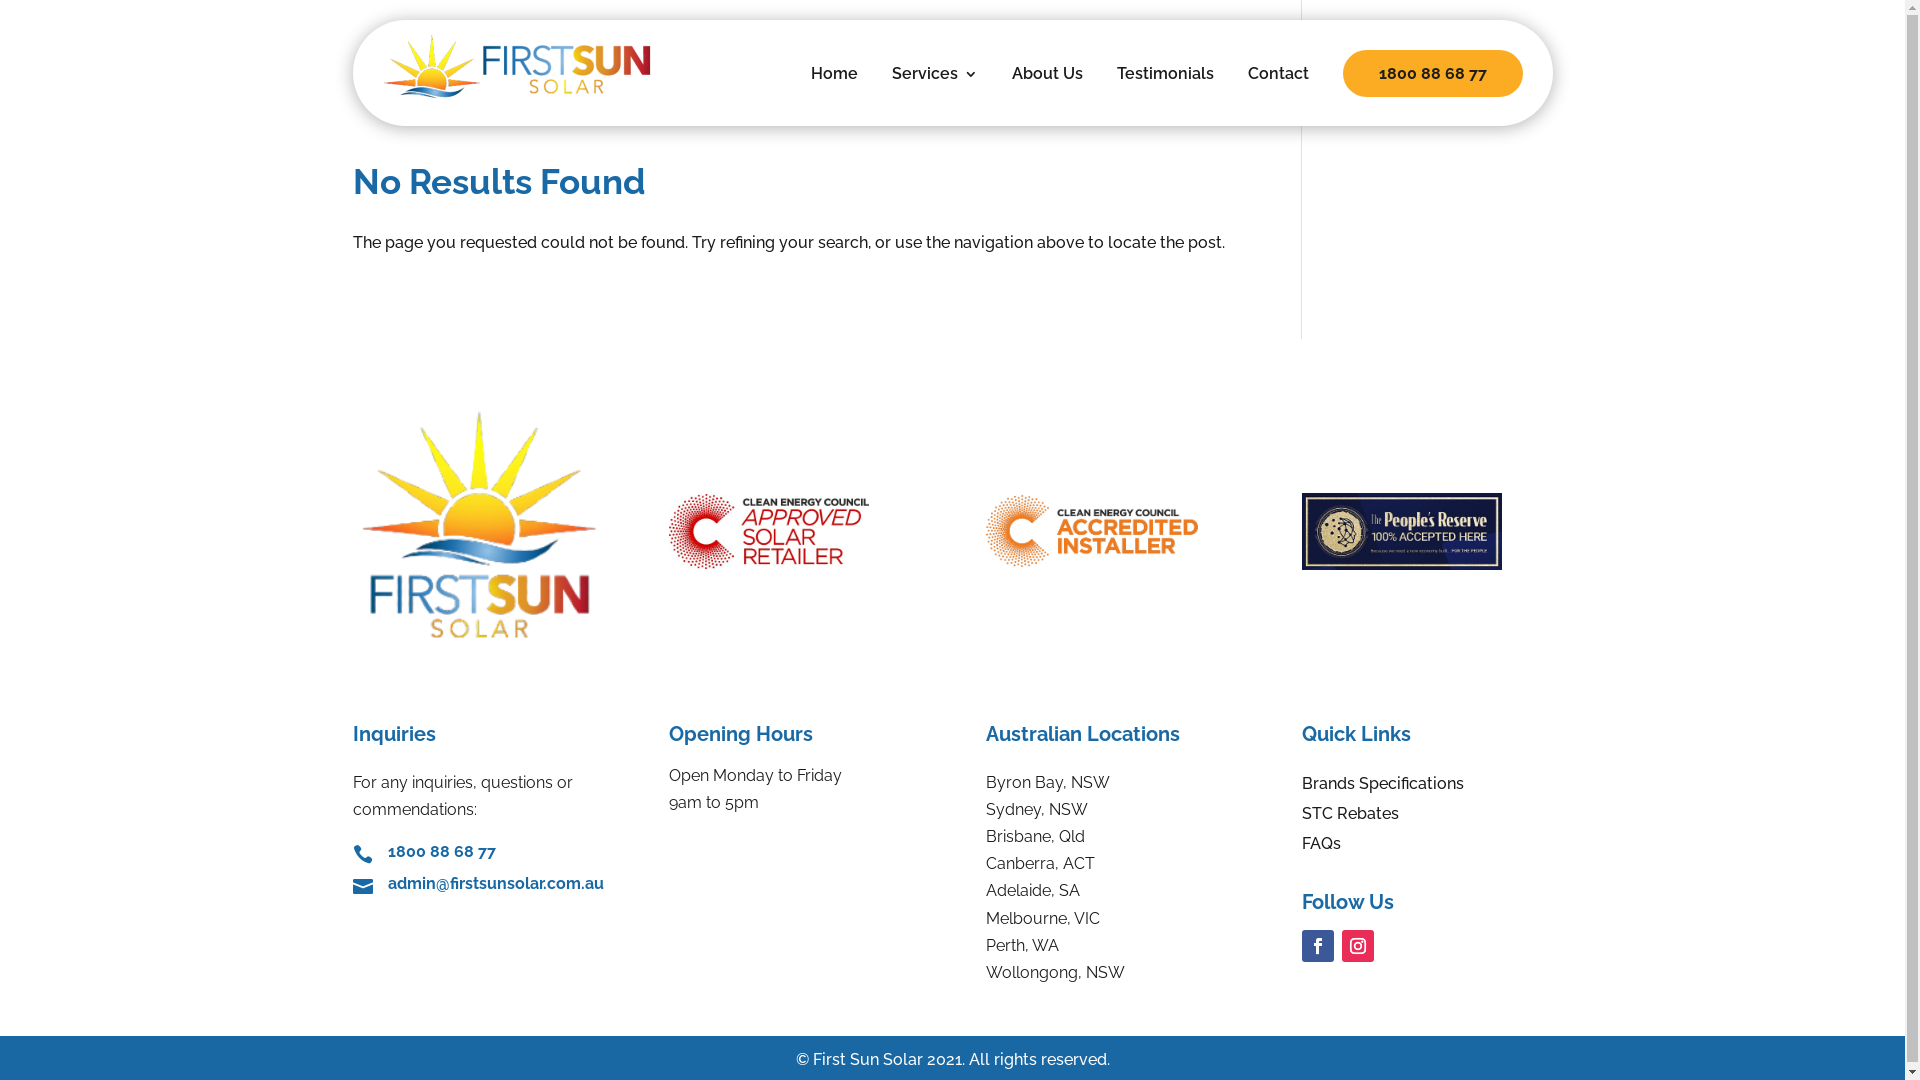 The width and height of the screenshot is (1920, 1080). Describe the element at coordinates (1400, 530) in the screenshot. I see `'TPR gold logo'` at that location.